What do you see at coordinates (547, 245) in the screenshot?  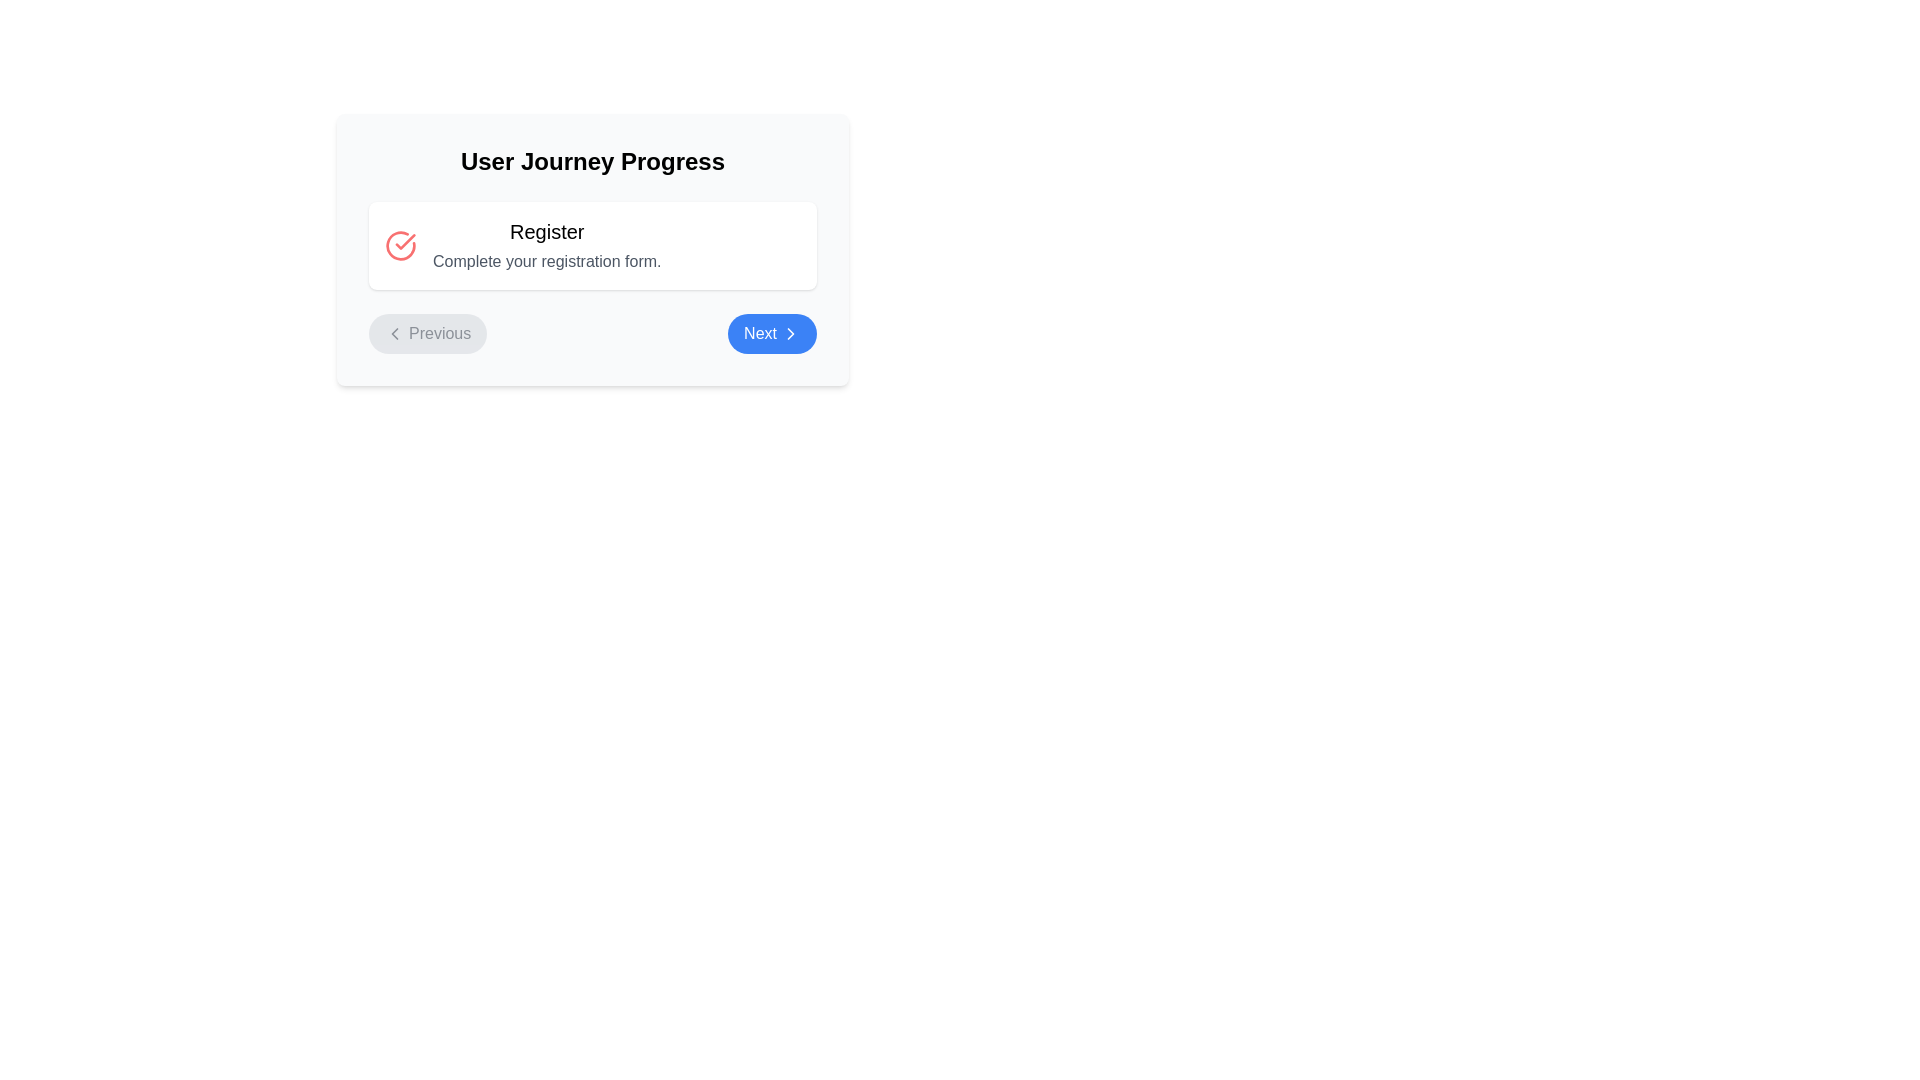 I see `the text display element titled 'Register' with the description 'Complete your registration form.'` at bounding box center [547, 245].